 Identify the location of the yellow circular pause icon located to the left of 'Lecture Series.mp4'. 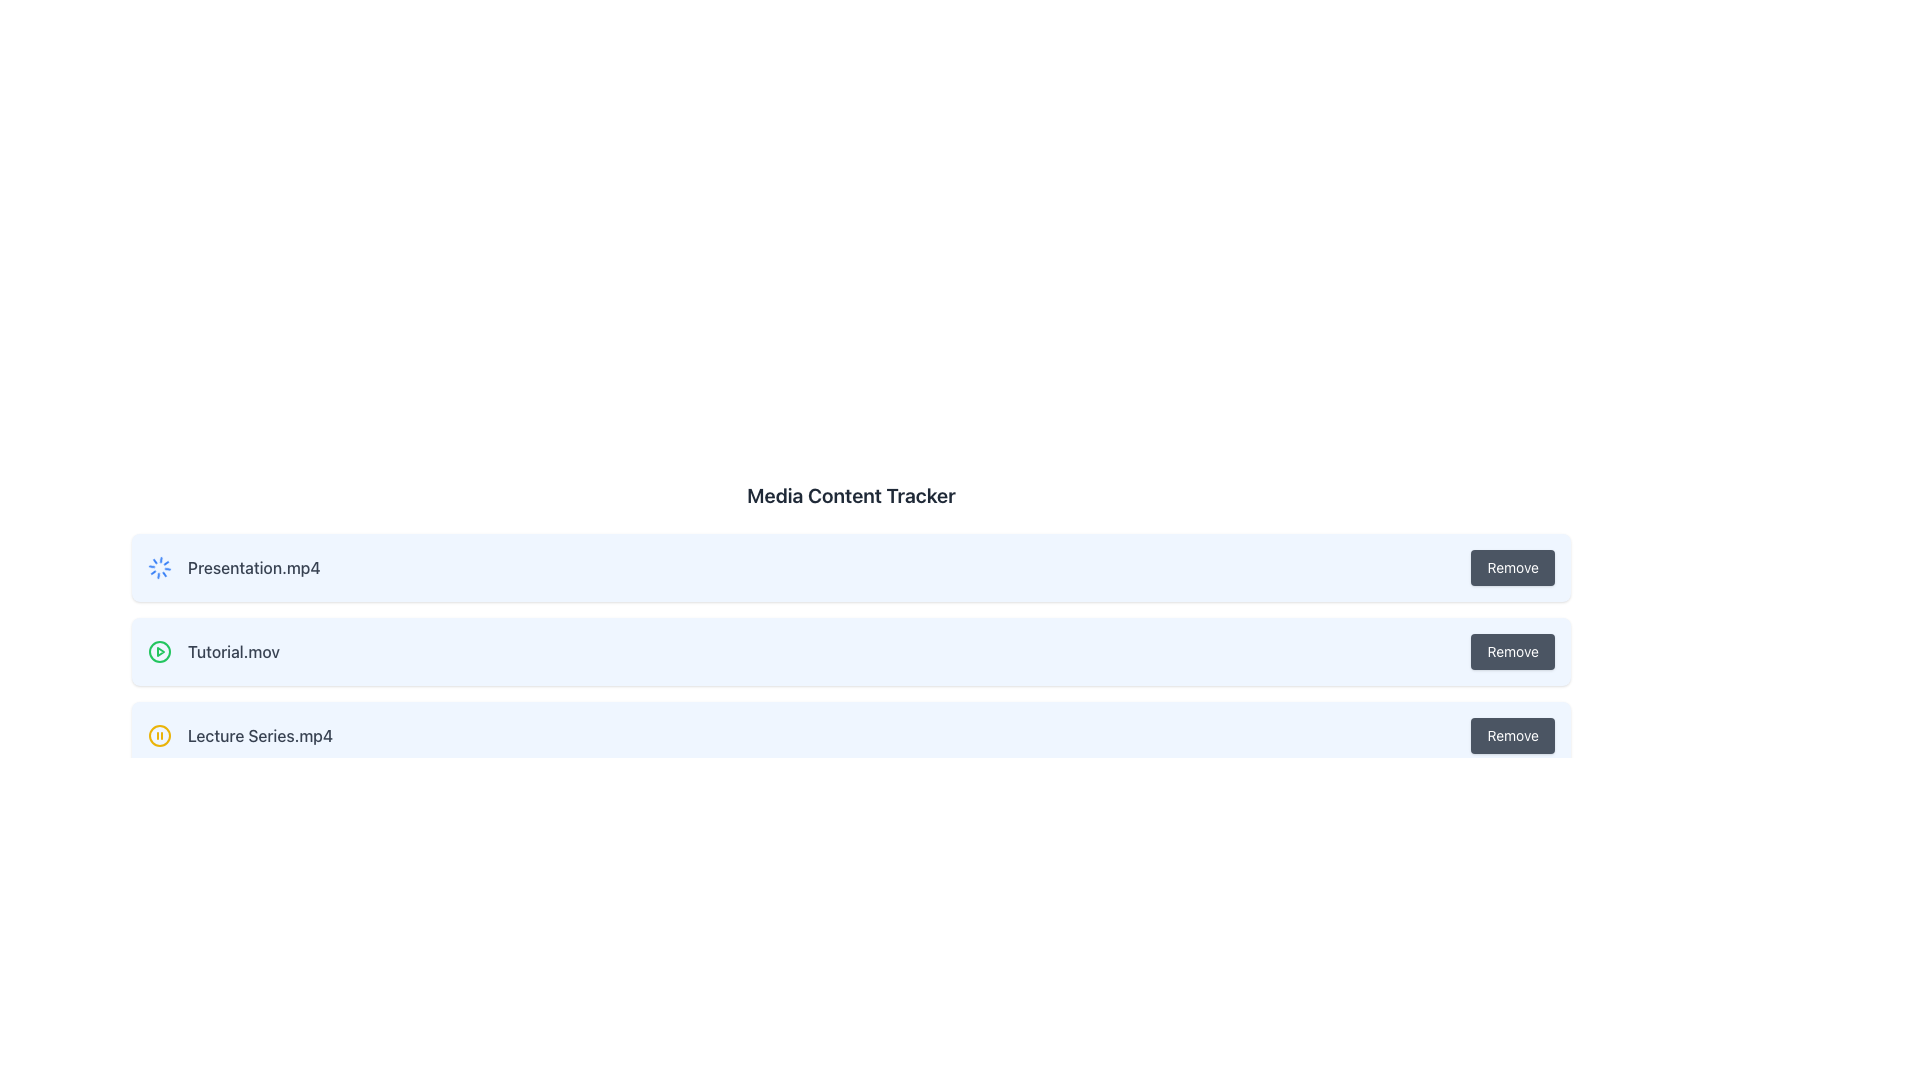
(158, 736).